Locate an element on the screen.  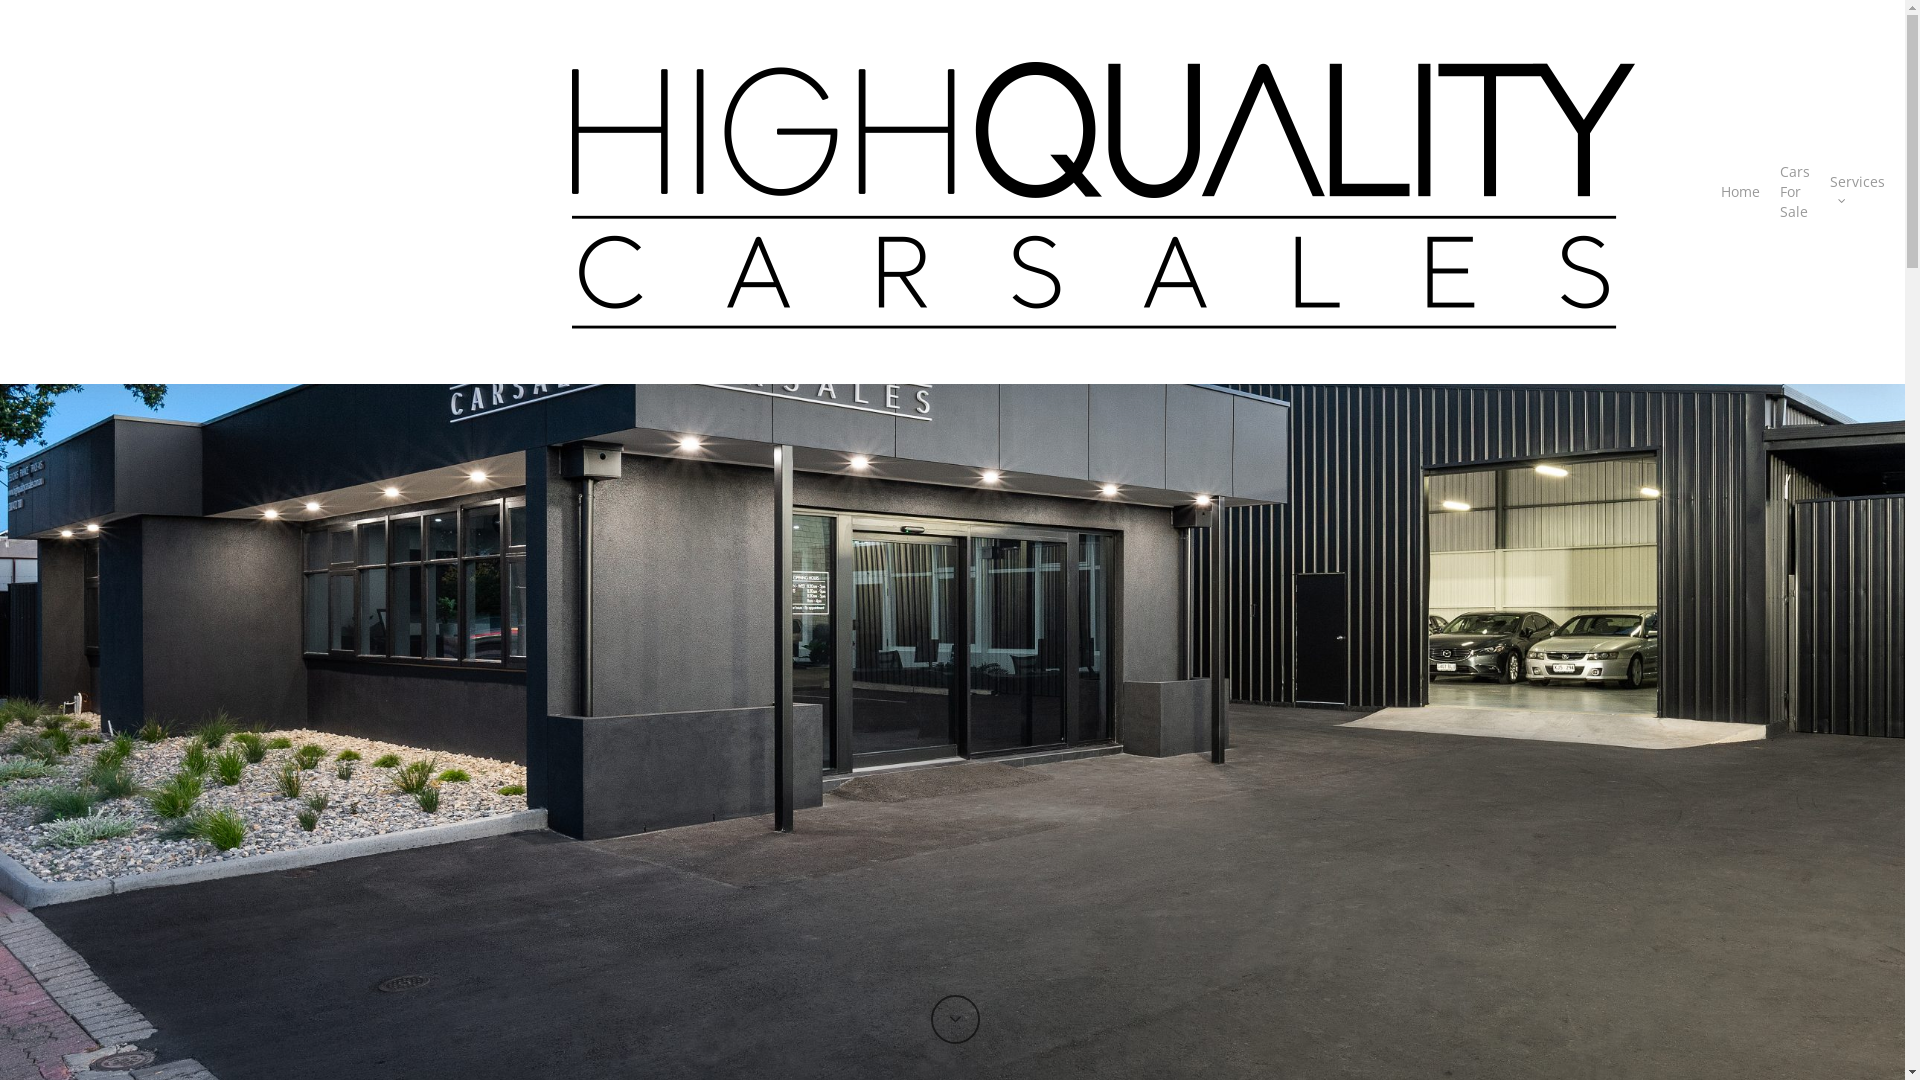
'Services' is located at coordinates (1856, 192).